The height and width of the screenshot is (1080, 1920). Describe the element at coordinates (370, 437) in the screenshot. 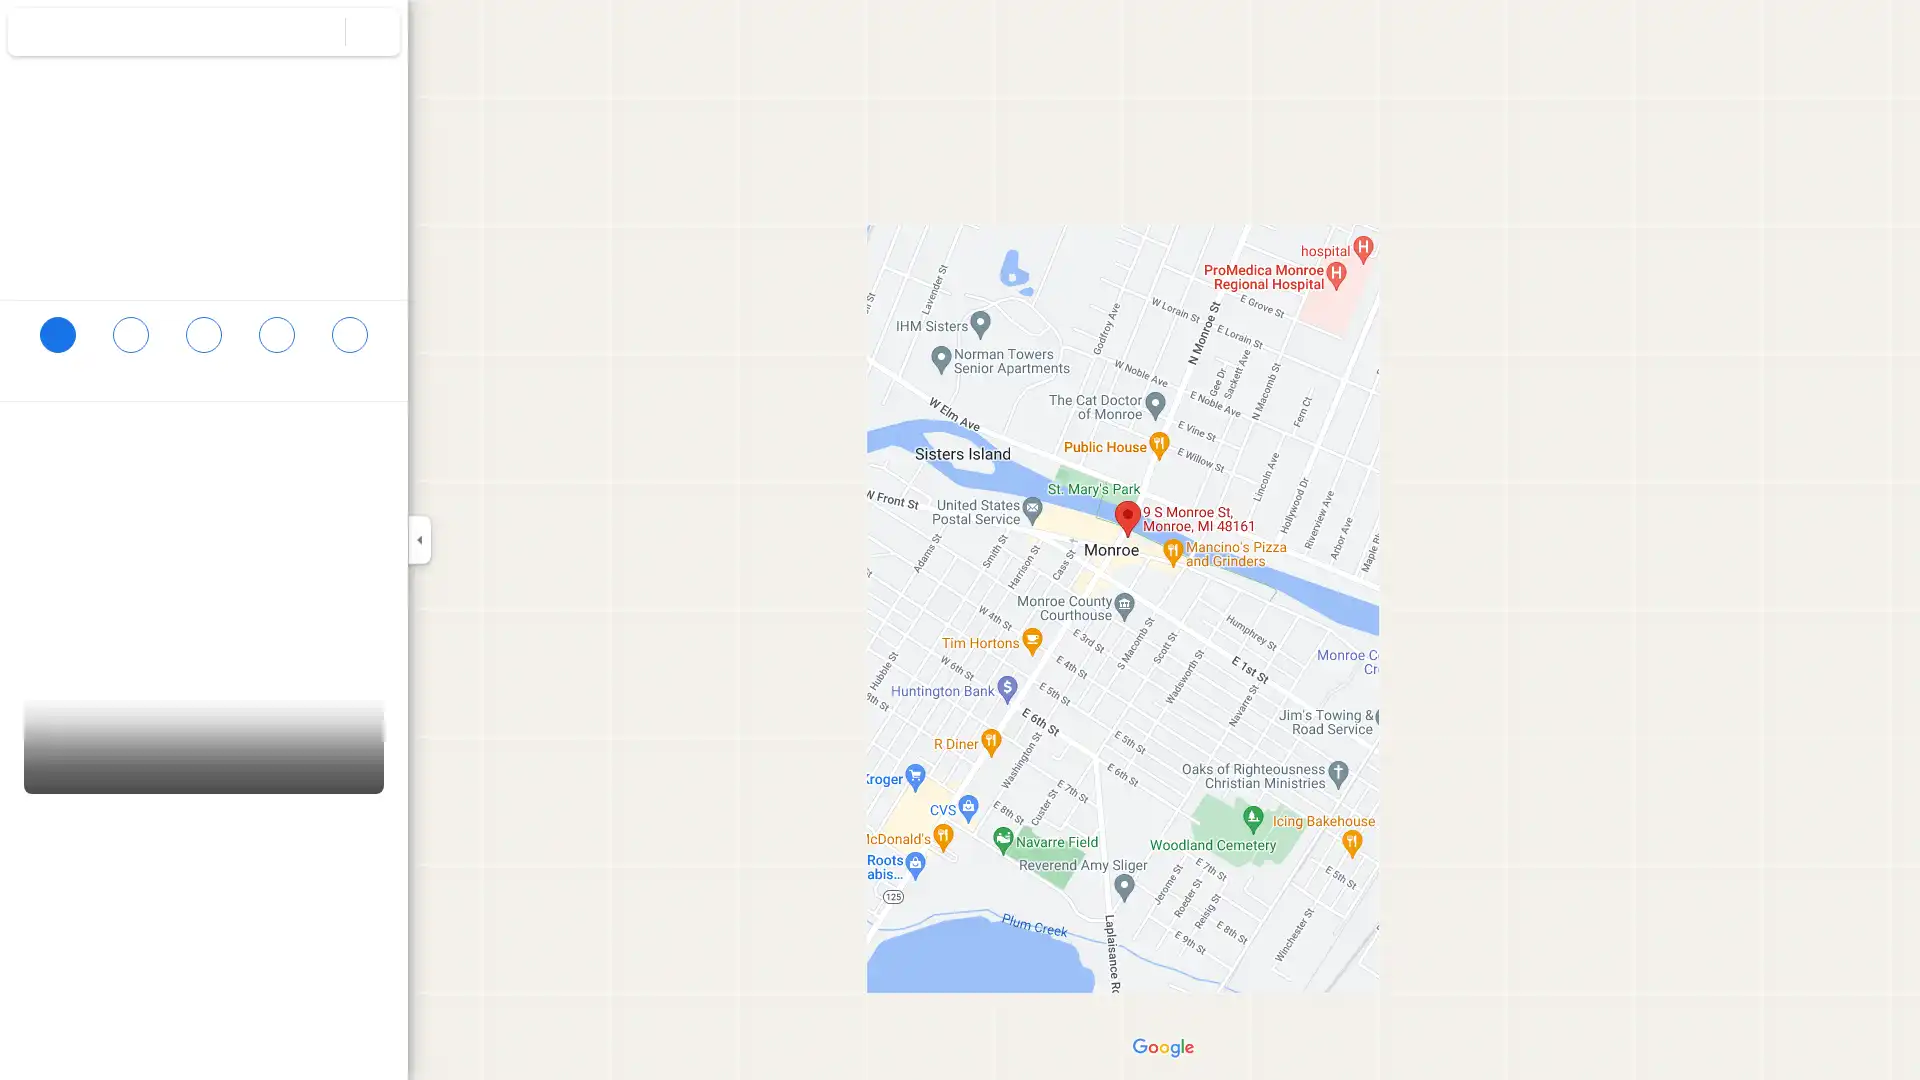

I see `Copy address` at that location.